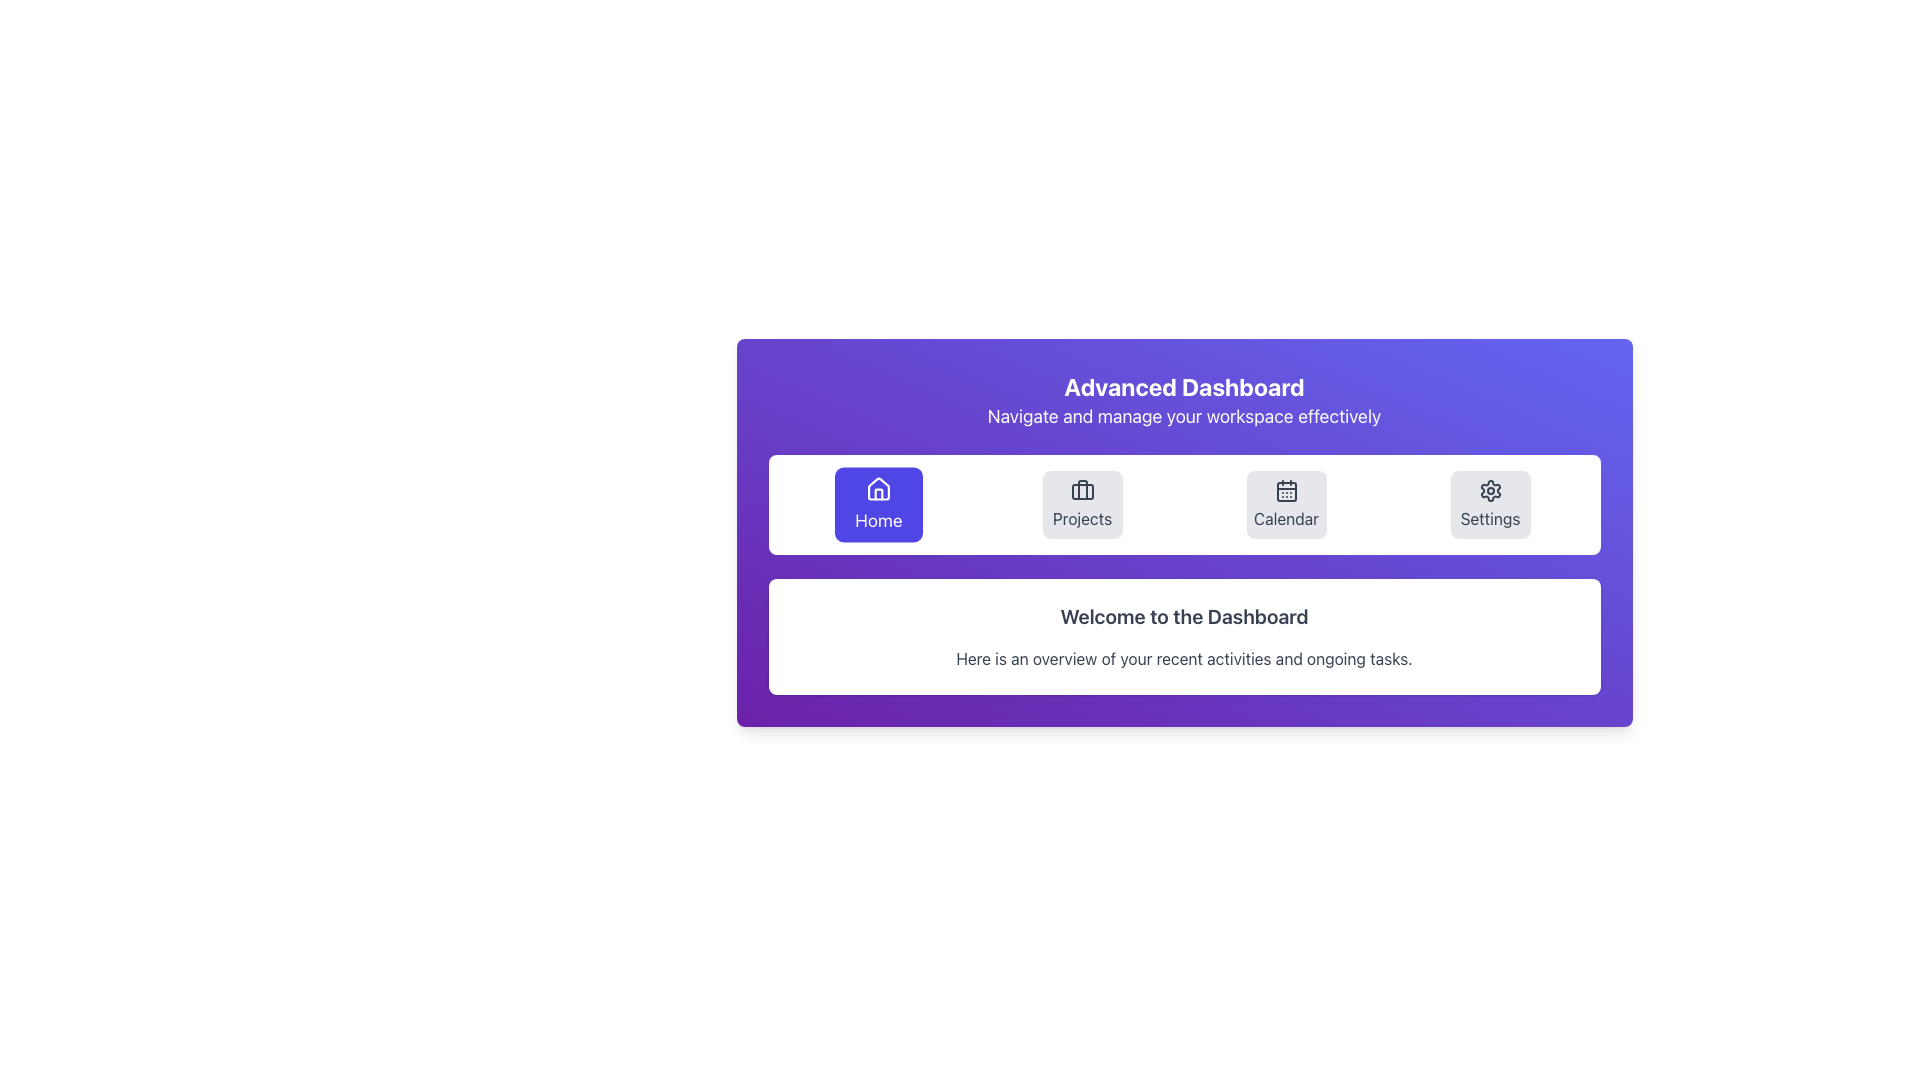 This screenshot has width=1920, height=1080. Describe the element at coordinates (1286, 490) in the screenshot. I see `the calendar icon located within the 'Calendar' button, which is the third option in the row of four buttons under the 'Advanced Dashboard' header` at that location.